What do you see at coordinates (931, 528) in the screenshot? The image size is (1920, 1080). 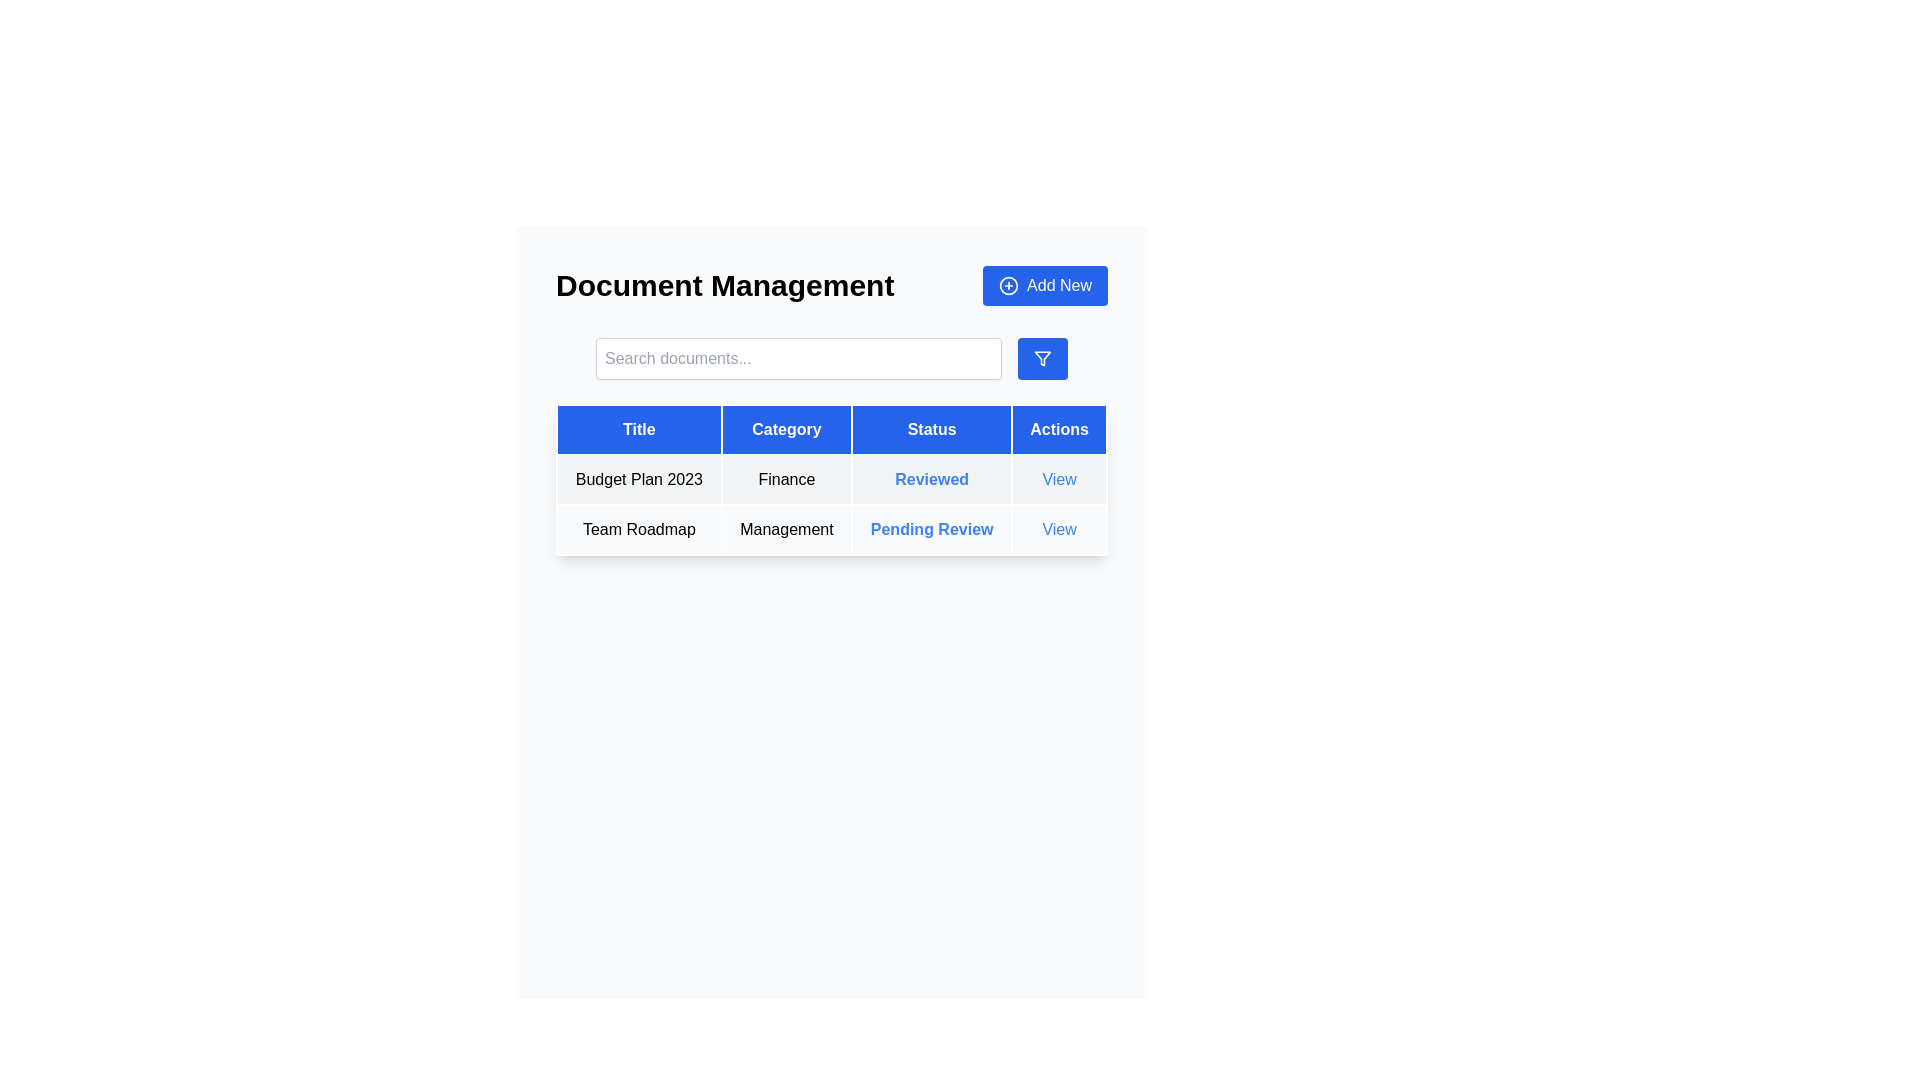 I see `the status indicator text label in the second row of the table, which shows that the corresponding item is awaiting review` at bounding box center [931, 528].